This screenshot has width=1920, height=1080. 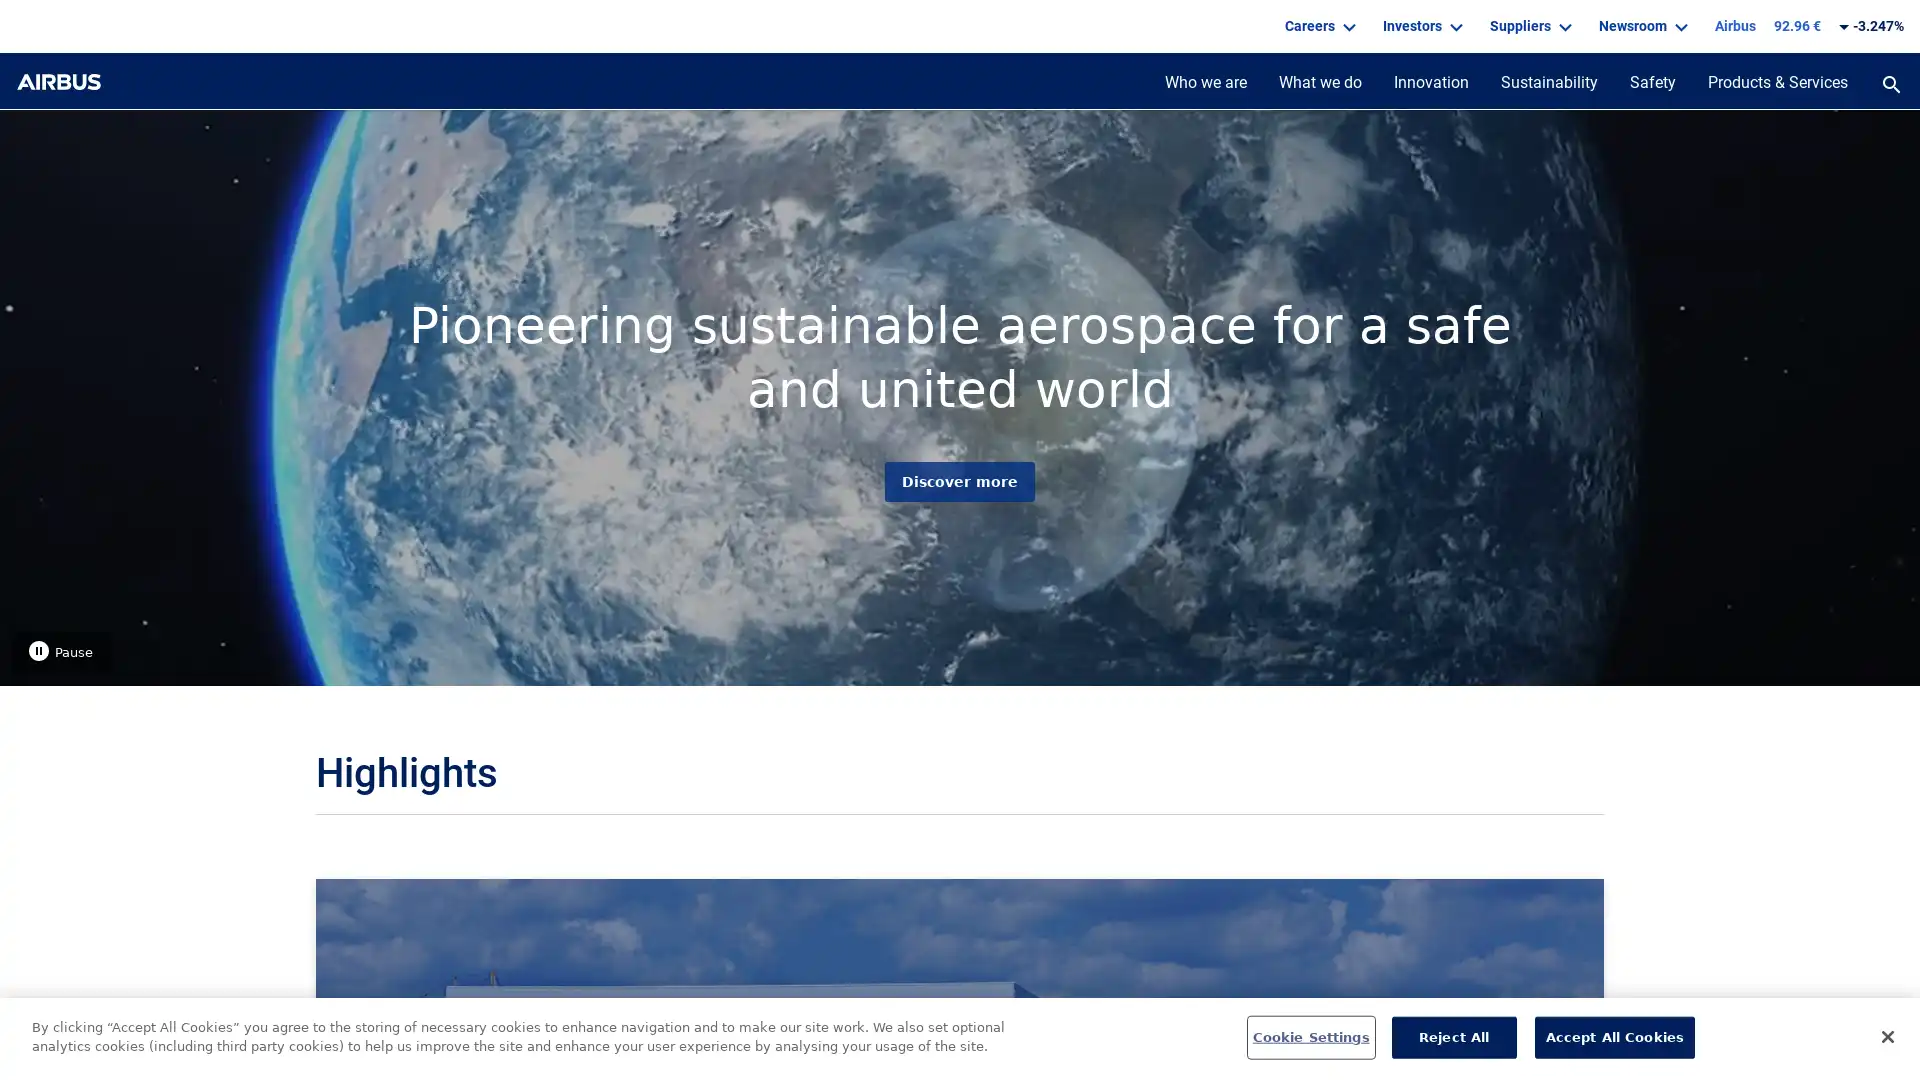 I want to click on Cookie Settings, so click(x=1310, y=1036).